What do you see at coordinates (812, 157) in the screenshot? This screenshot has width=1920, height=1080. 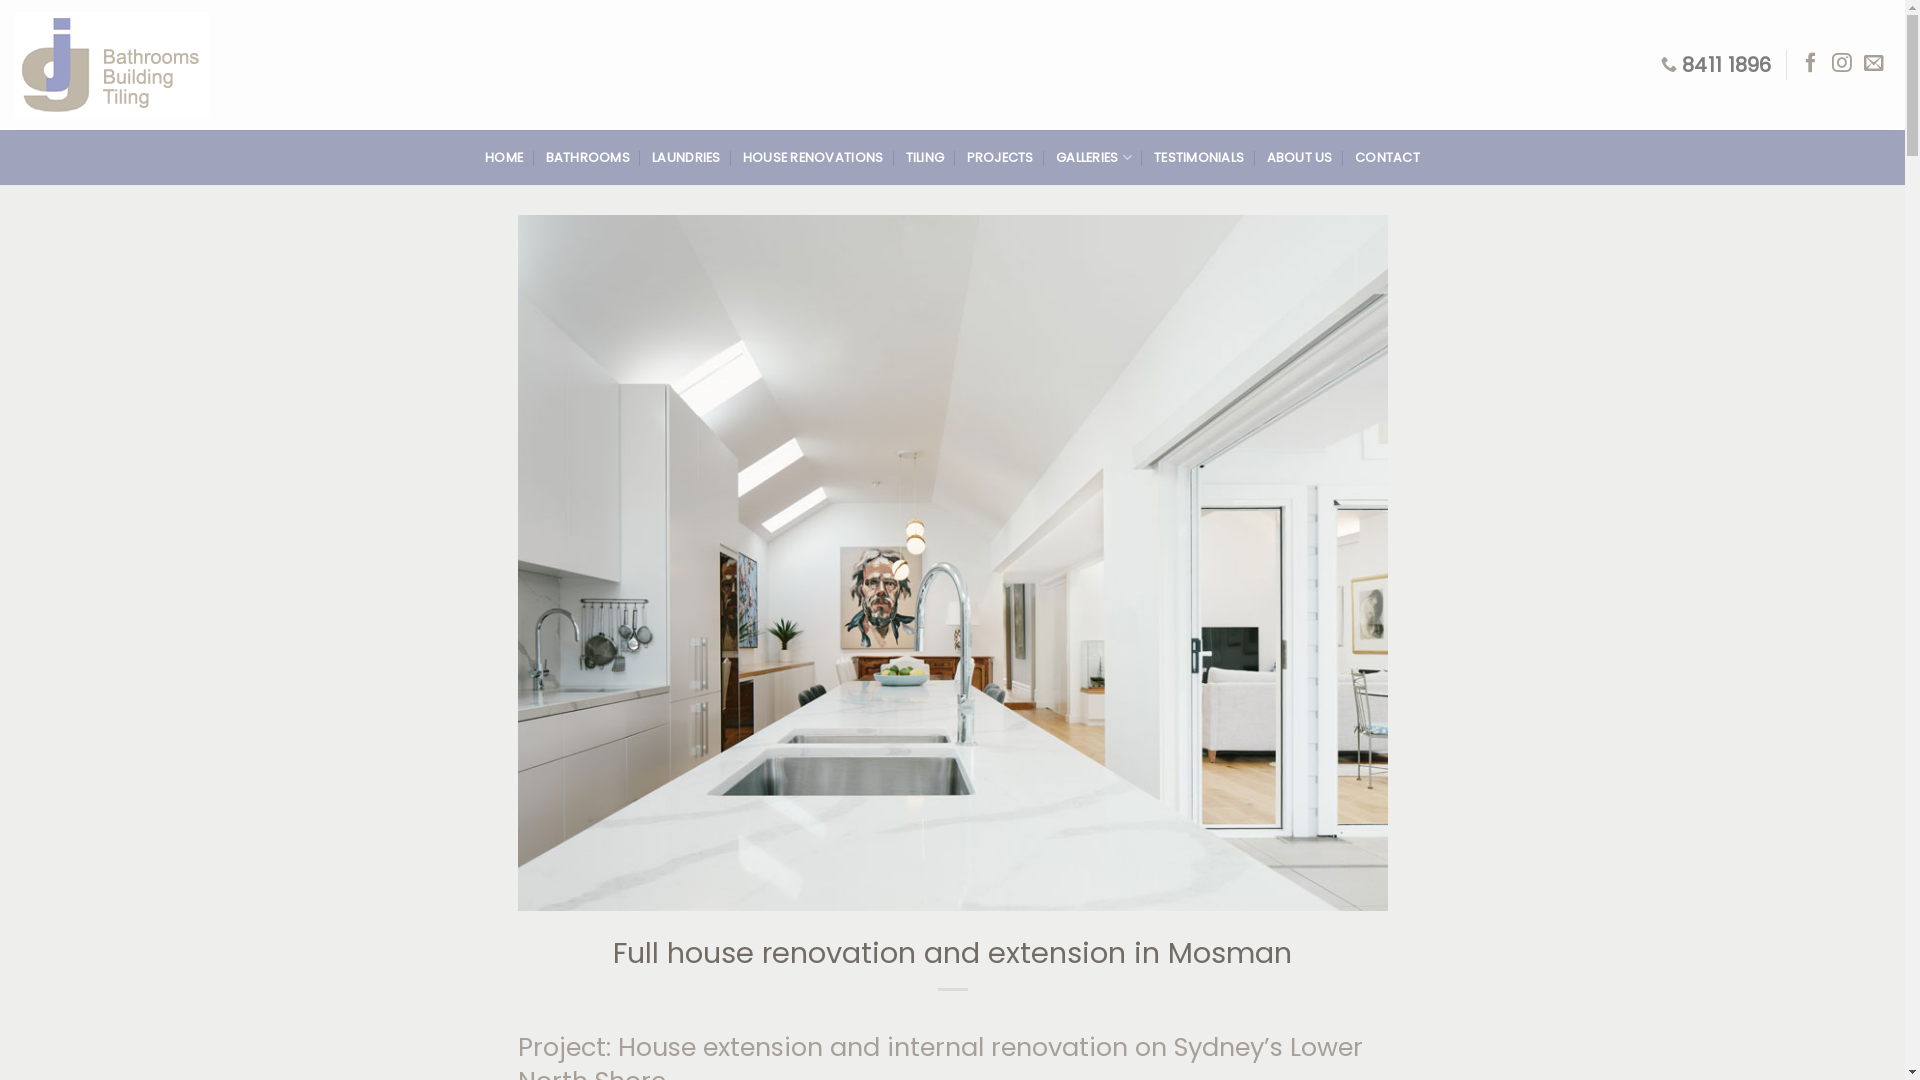 I see `'HOUSE RENOVATIONS'` at bounding box center [812, 157].